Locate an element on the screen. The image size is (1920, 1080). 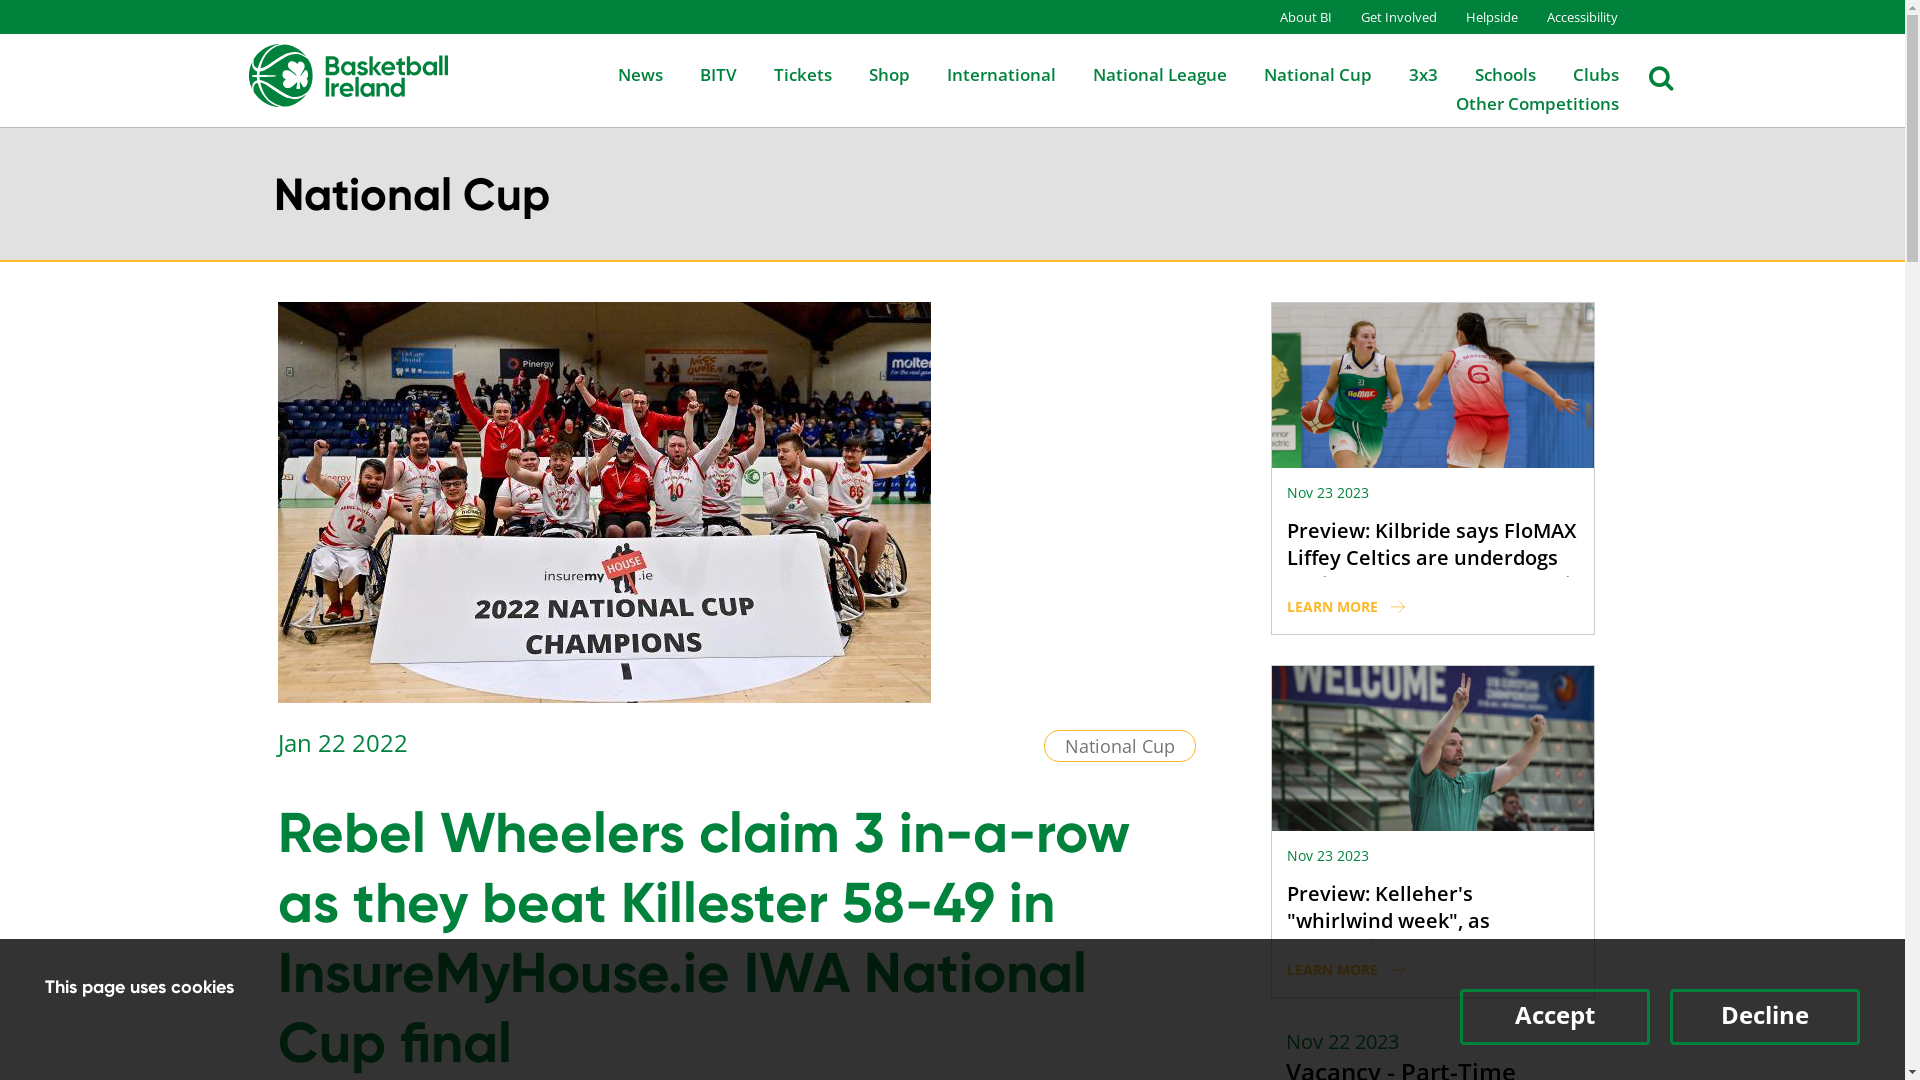
'BITV' is located at coordinates (701, 73).